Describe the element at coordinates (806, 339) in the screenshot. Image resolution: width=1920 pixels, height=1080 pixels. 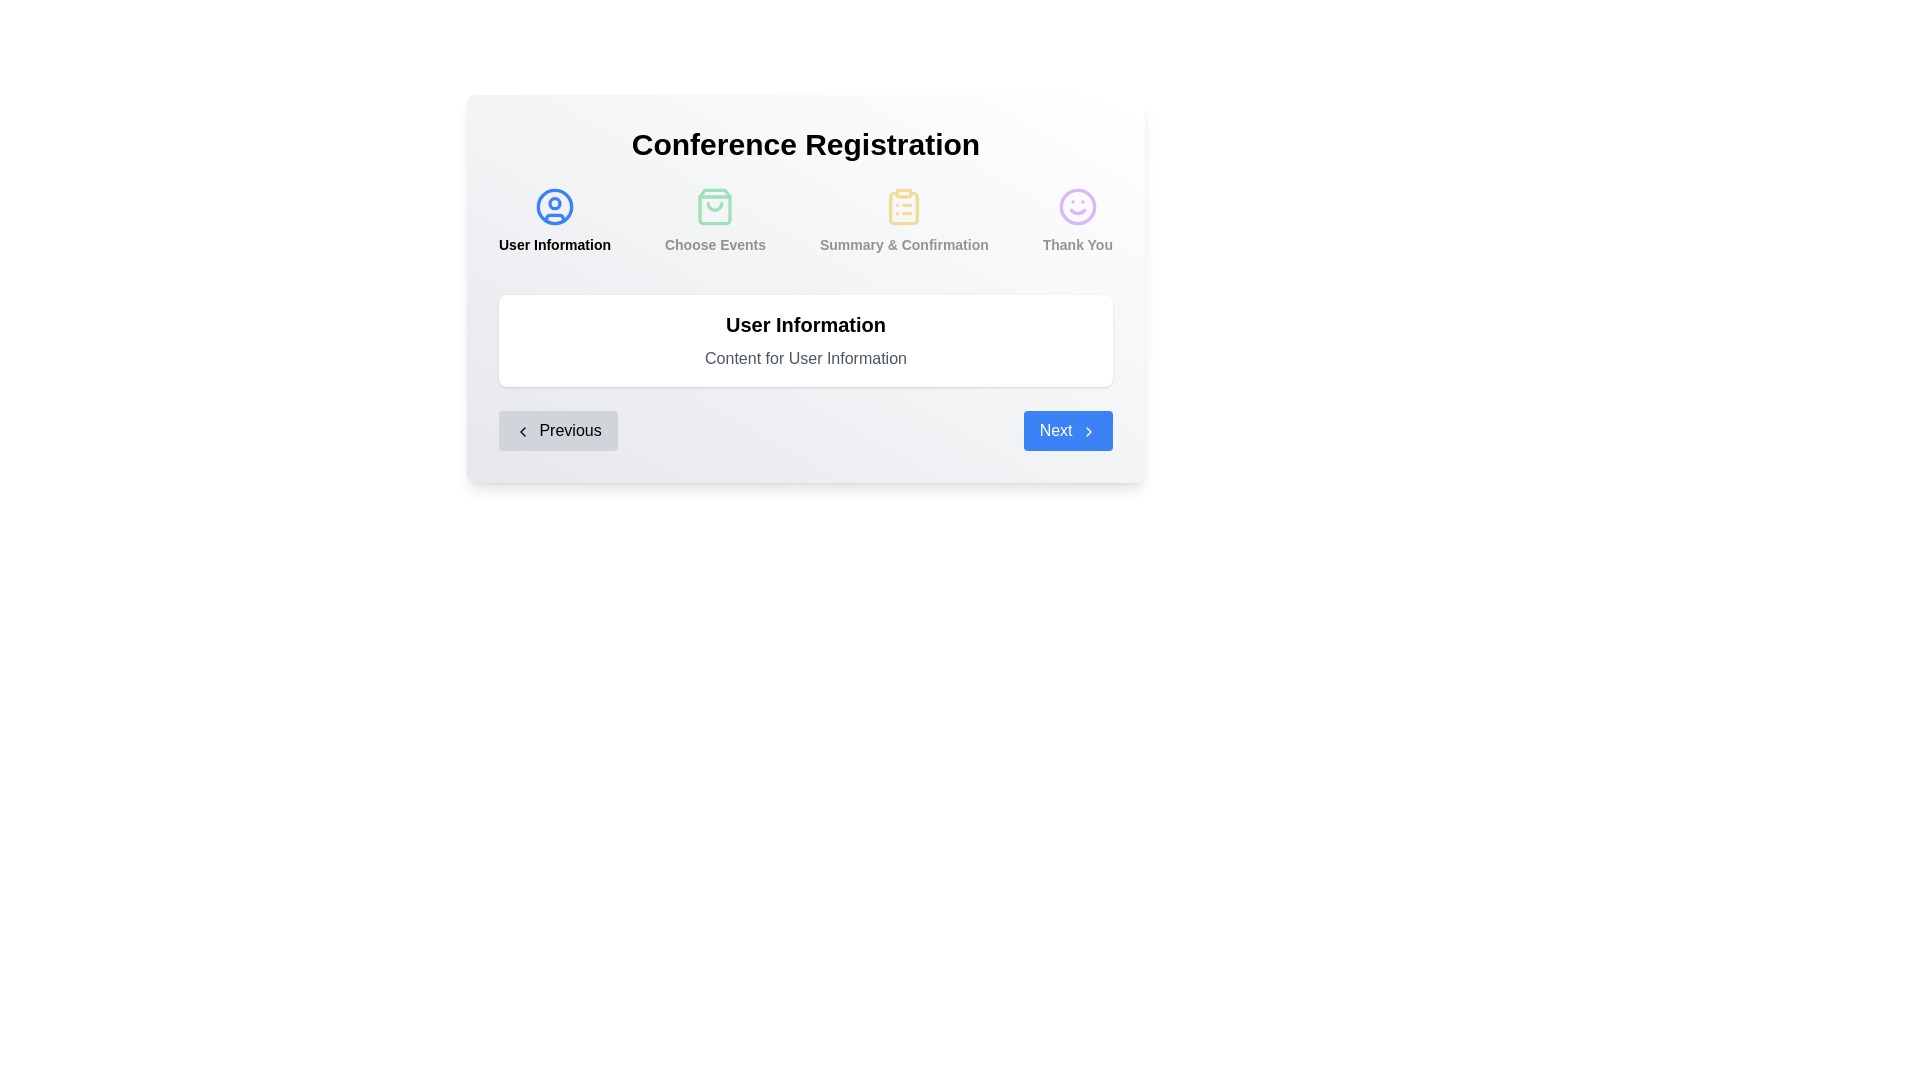
I see `the informational panel located centrally below the navigation section in the 'Conference Registration' interface` at that location.